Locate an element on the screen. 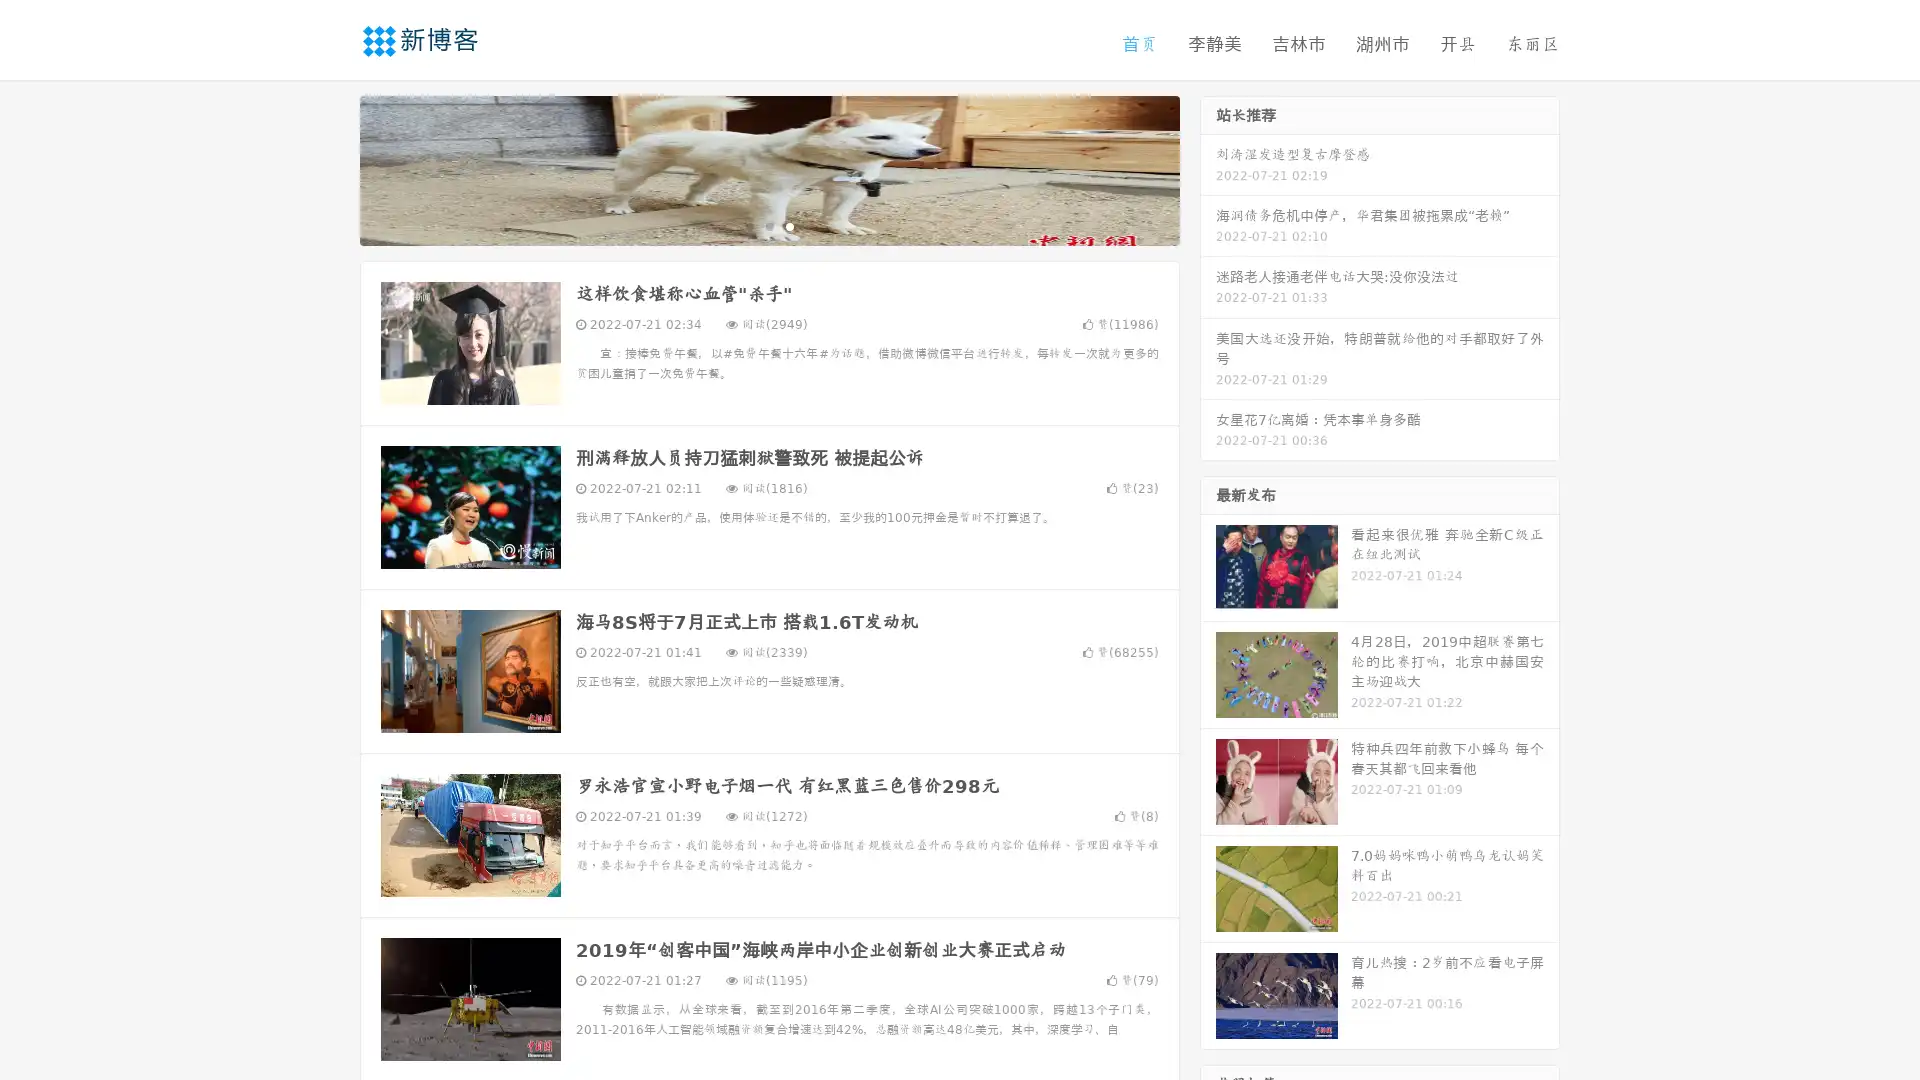 The width and height of the screenshot is (1920, 1080). Previous slide is located at coordinates (330, 168).